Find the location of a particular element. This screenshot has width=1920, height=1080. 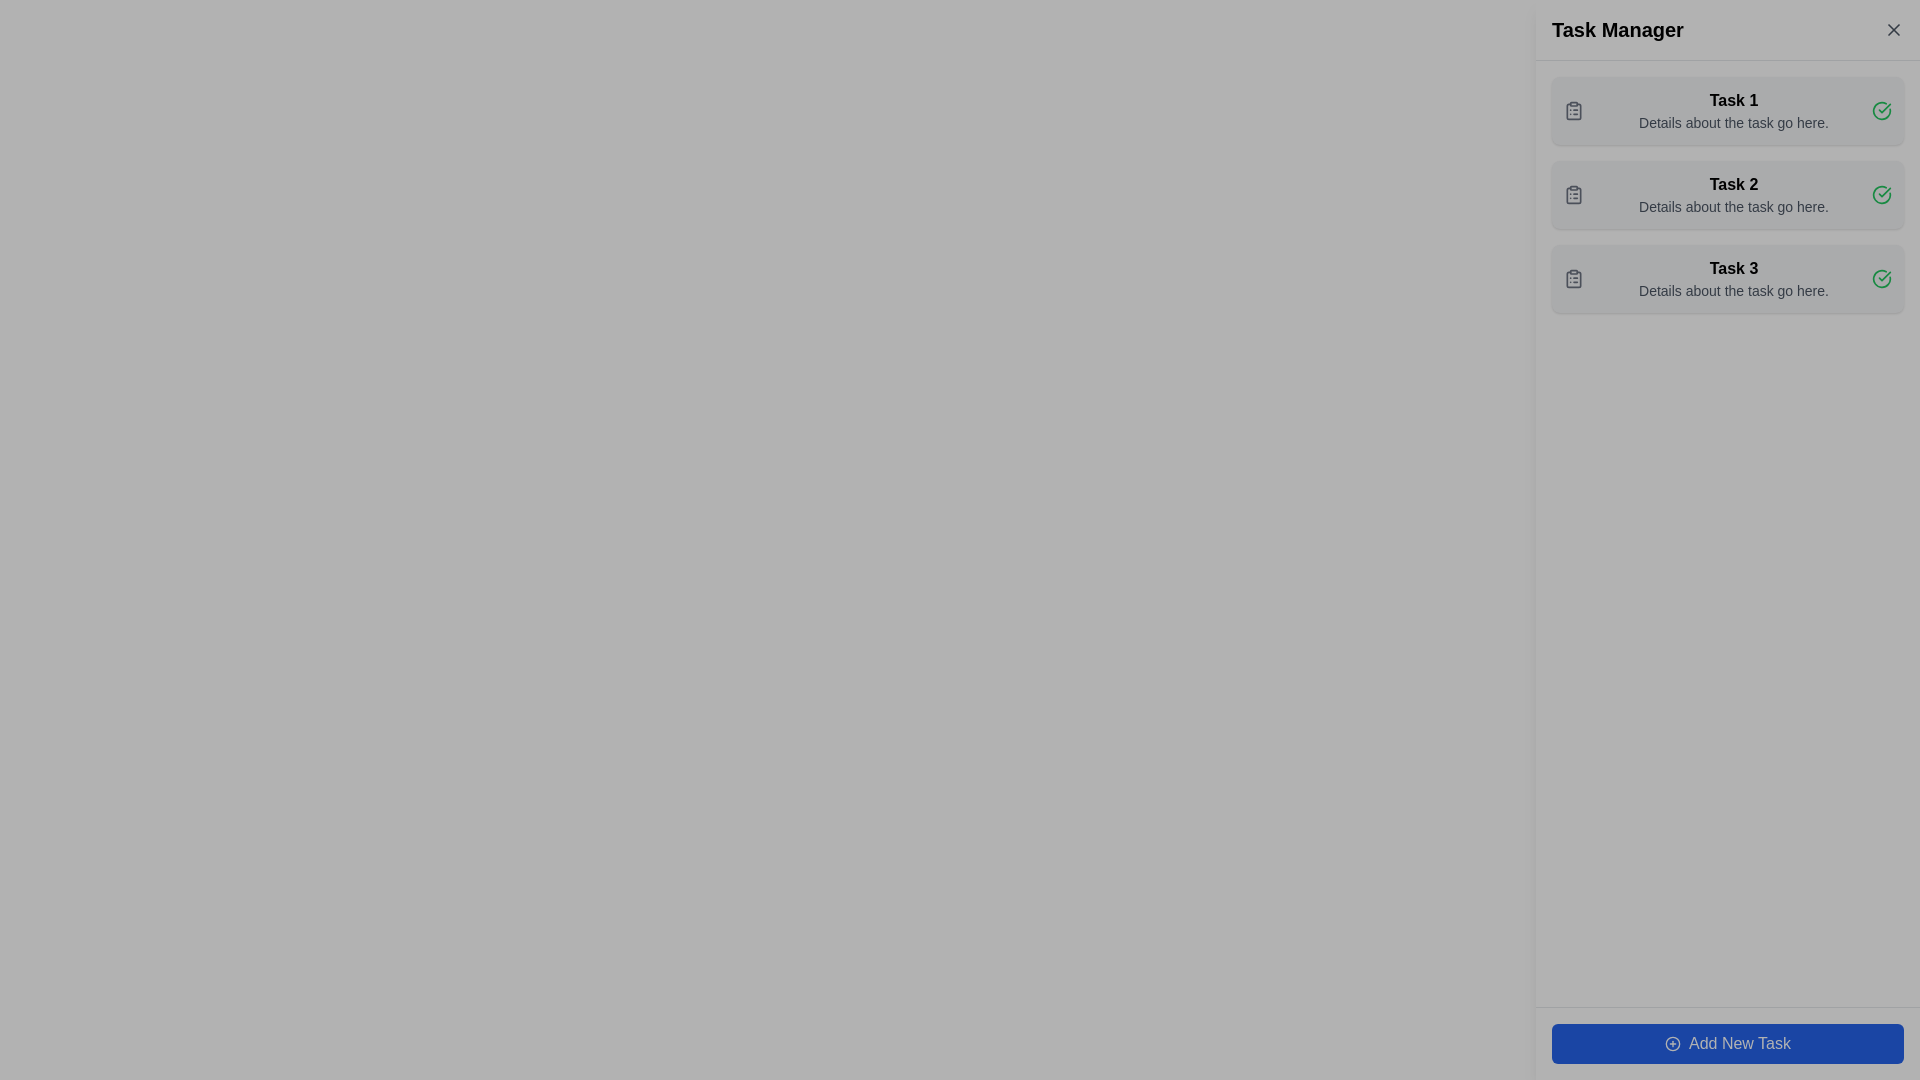

the Text Label that serves as a header for the interface, located at the leftmost side of the sidebar, adjacent to the closing button is located at coordinates (1617, 30).